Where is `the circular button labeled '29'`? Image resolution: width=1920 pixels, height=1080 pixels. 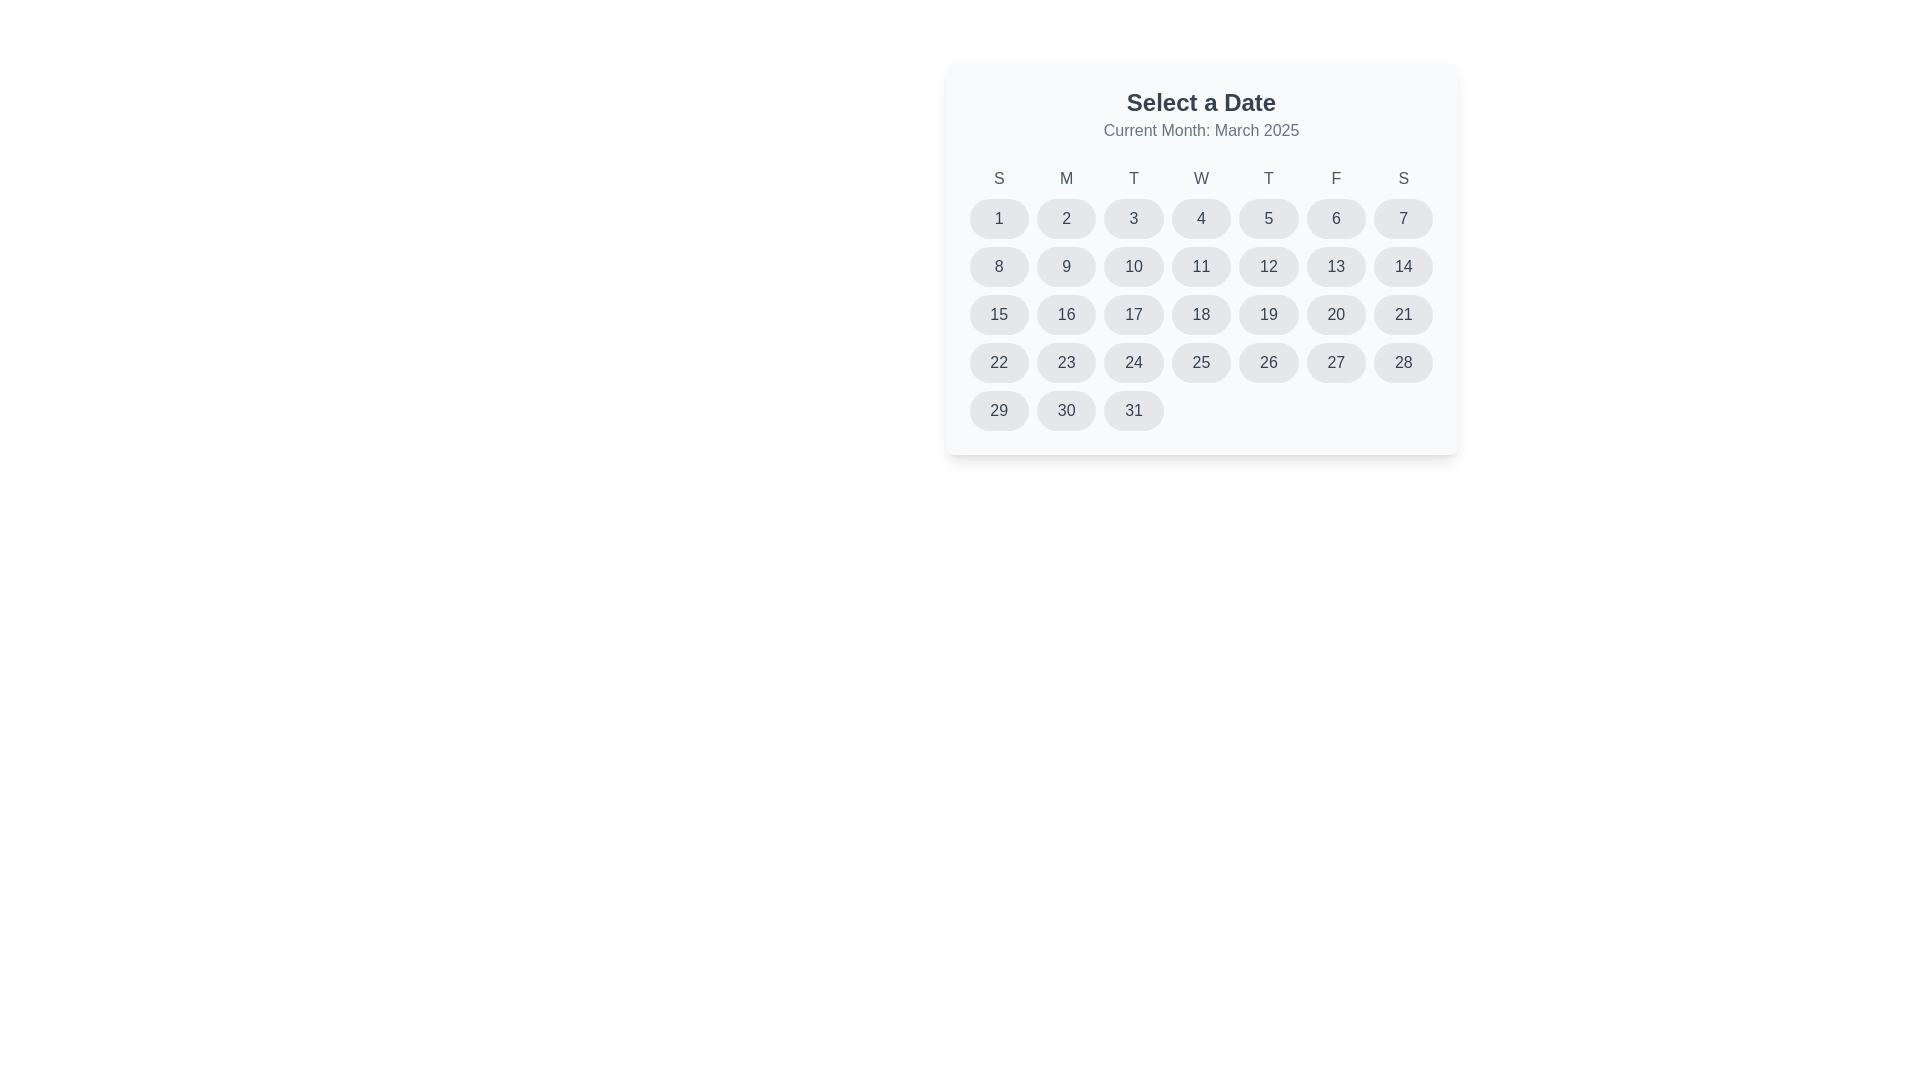
the circular button labeled '29' is located at coordinates (998, 410).